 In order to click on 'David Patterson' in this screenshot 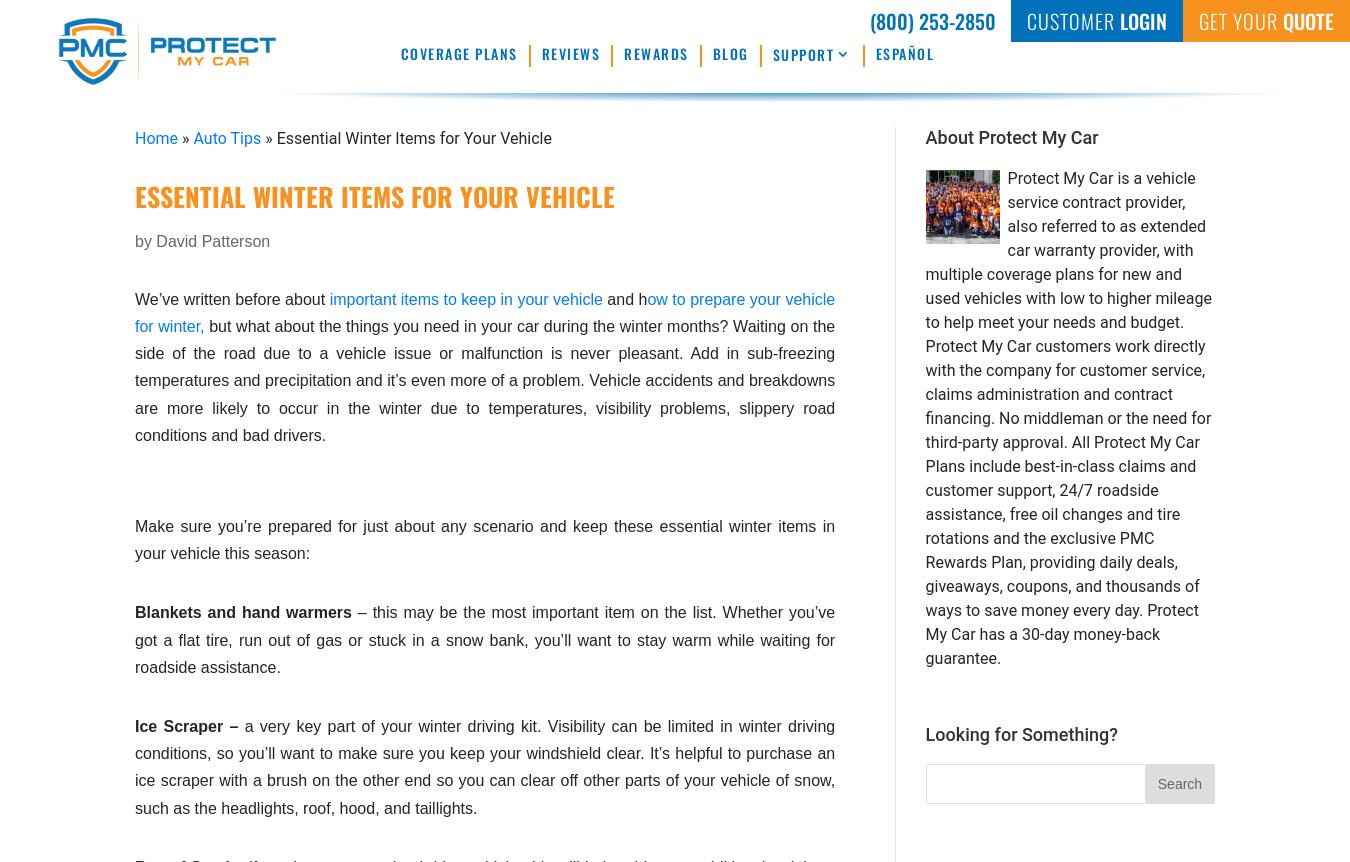, I will do `click(213, 239)`.